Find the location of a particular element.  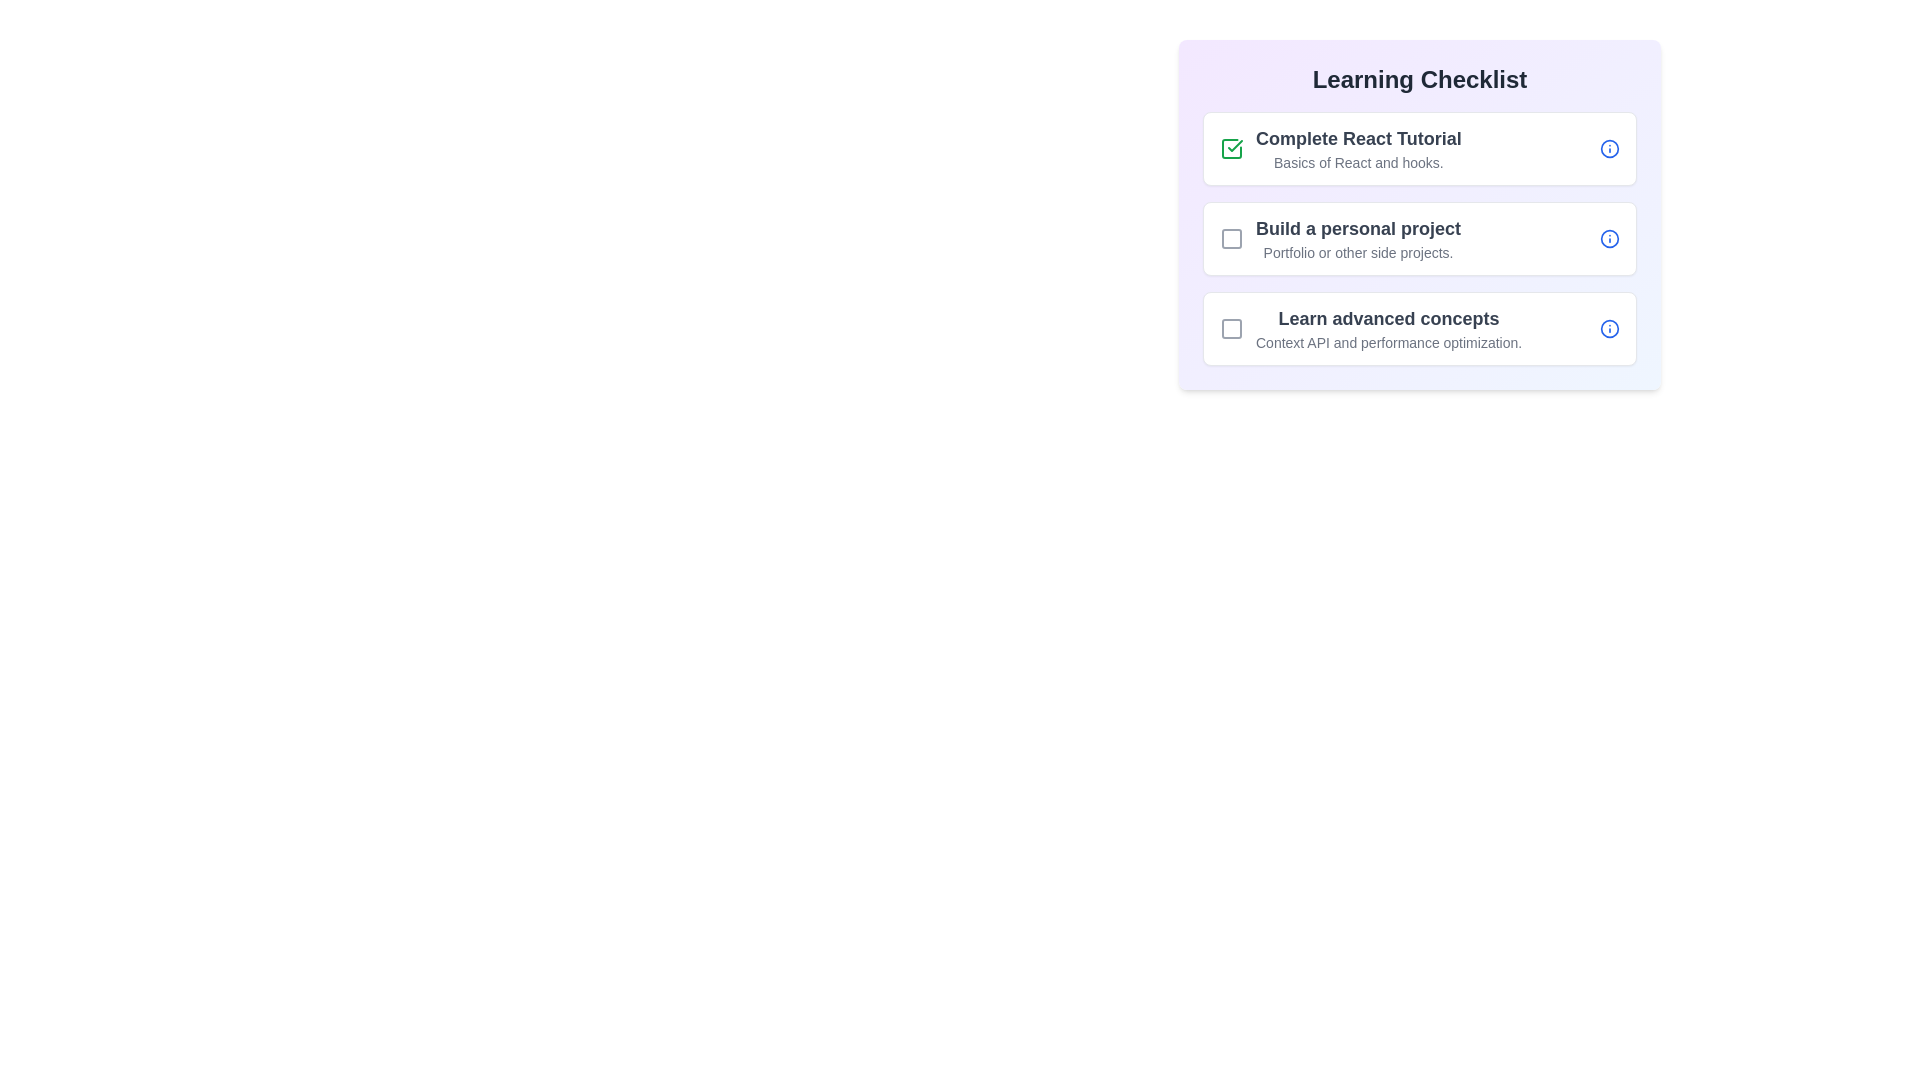

the information icon of the item with title 'Learn advanced concepts' is located at coordinates (1609, 327).